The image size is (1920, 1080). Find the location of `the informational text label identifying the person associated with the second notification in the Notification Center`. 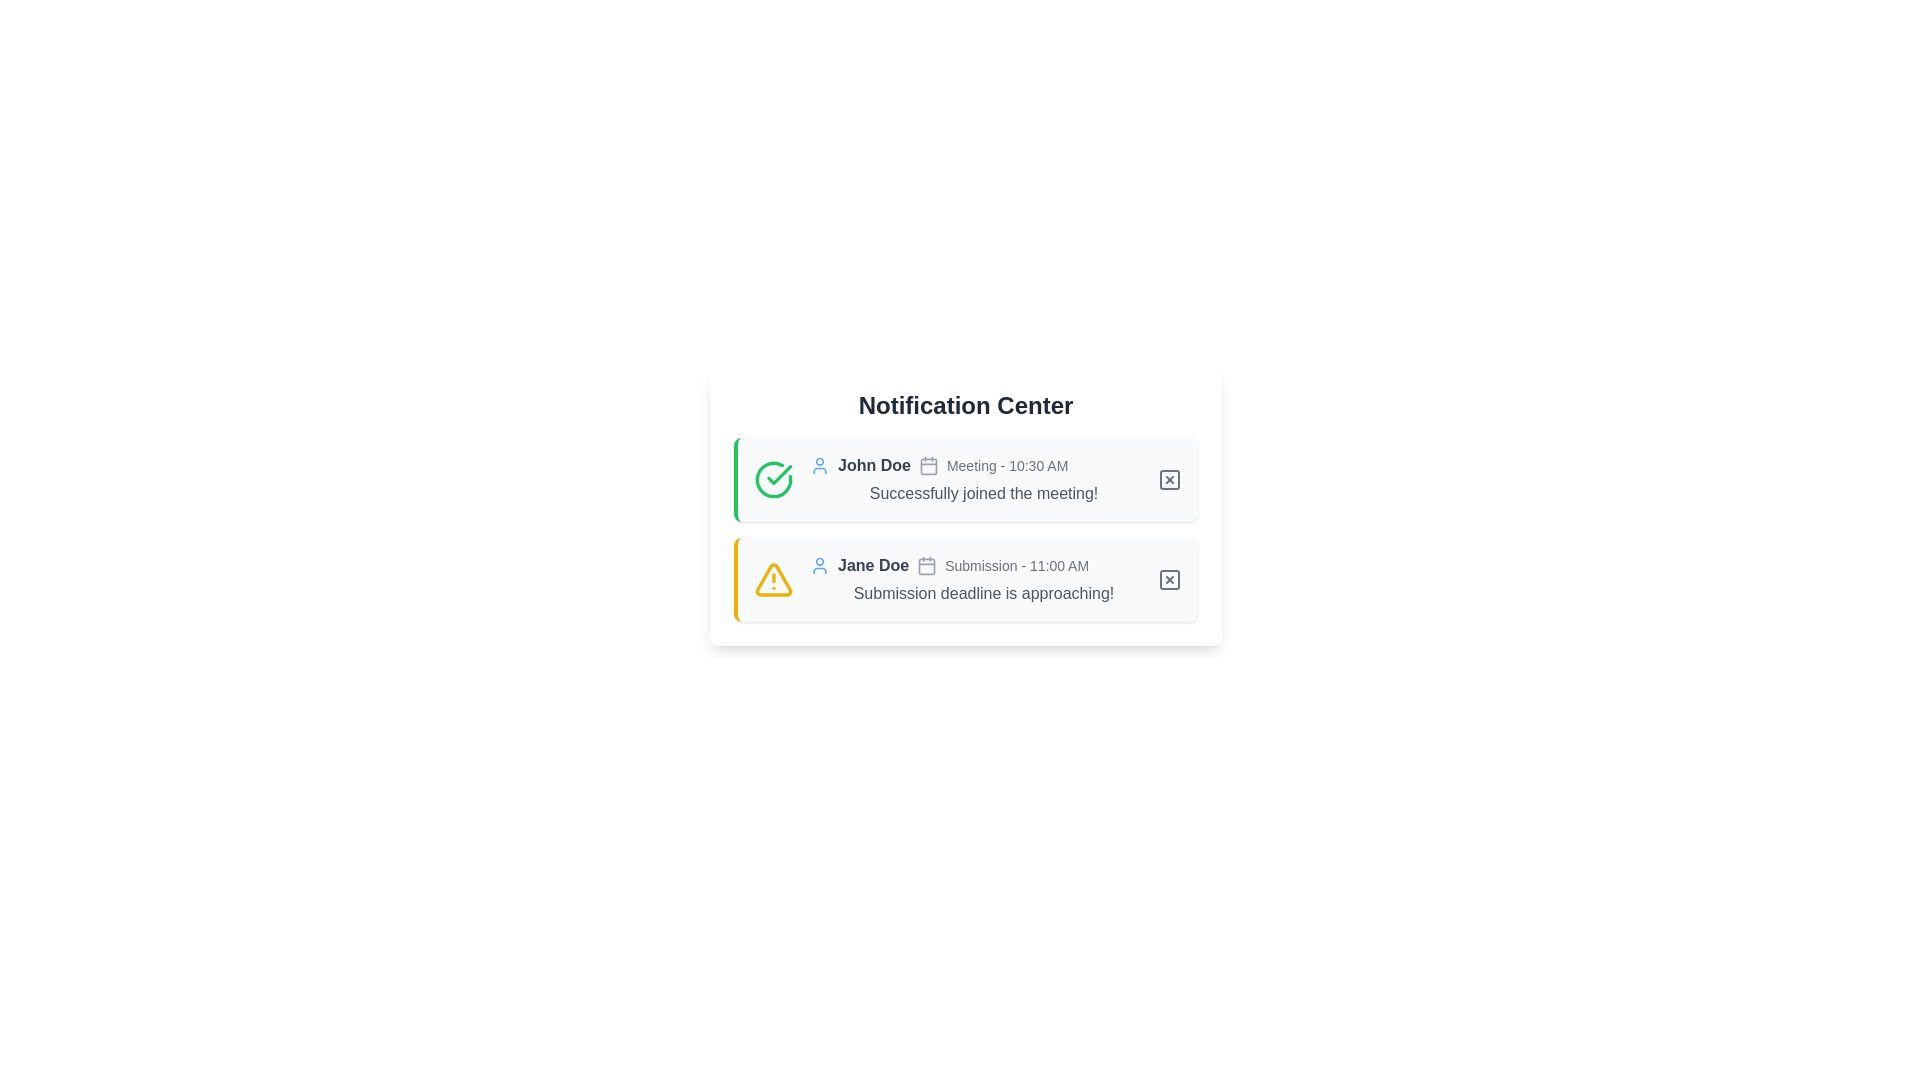

the informational text label identifying the person associated with the second notification in the Notification Center is located at coordinates (873, 566).